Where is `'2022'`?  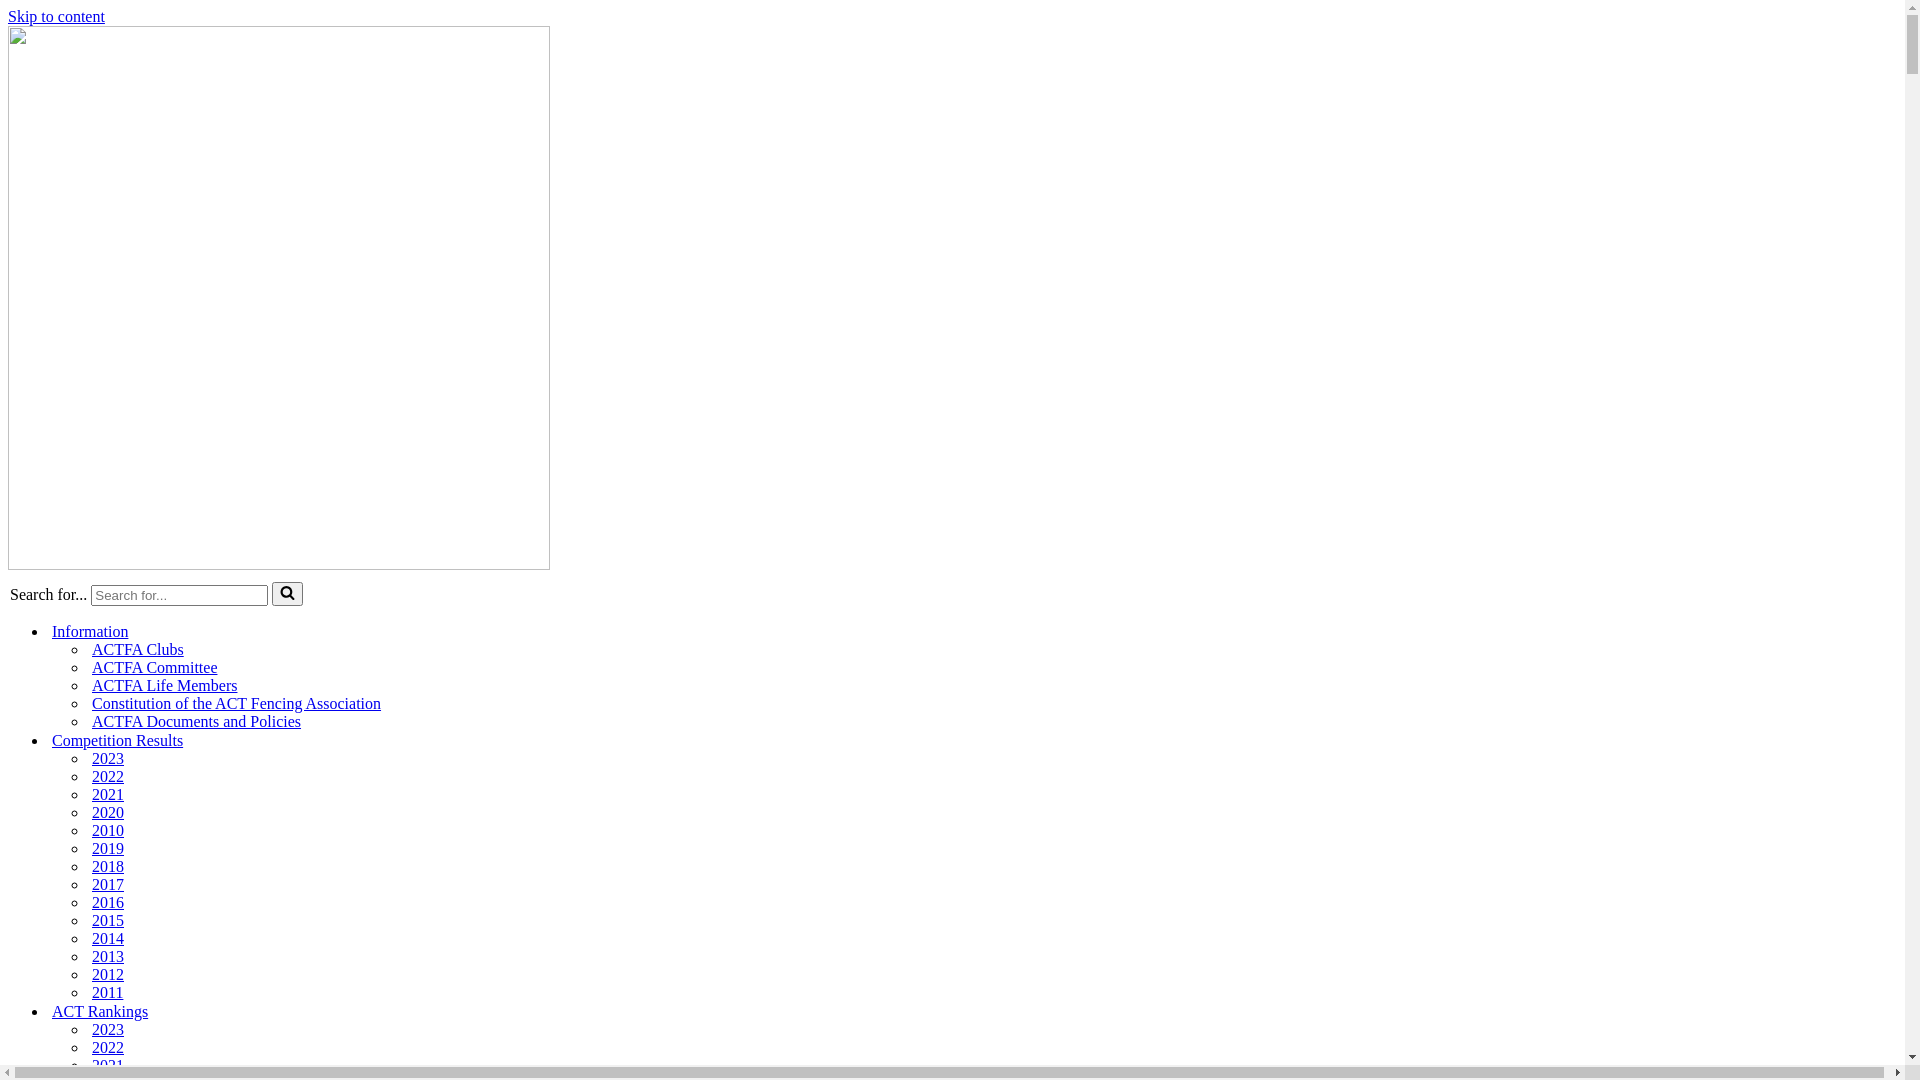 '2022' is located at coordinates (107, 1047).